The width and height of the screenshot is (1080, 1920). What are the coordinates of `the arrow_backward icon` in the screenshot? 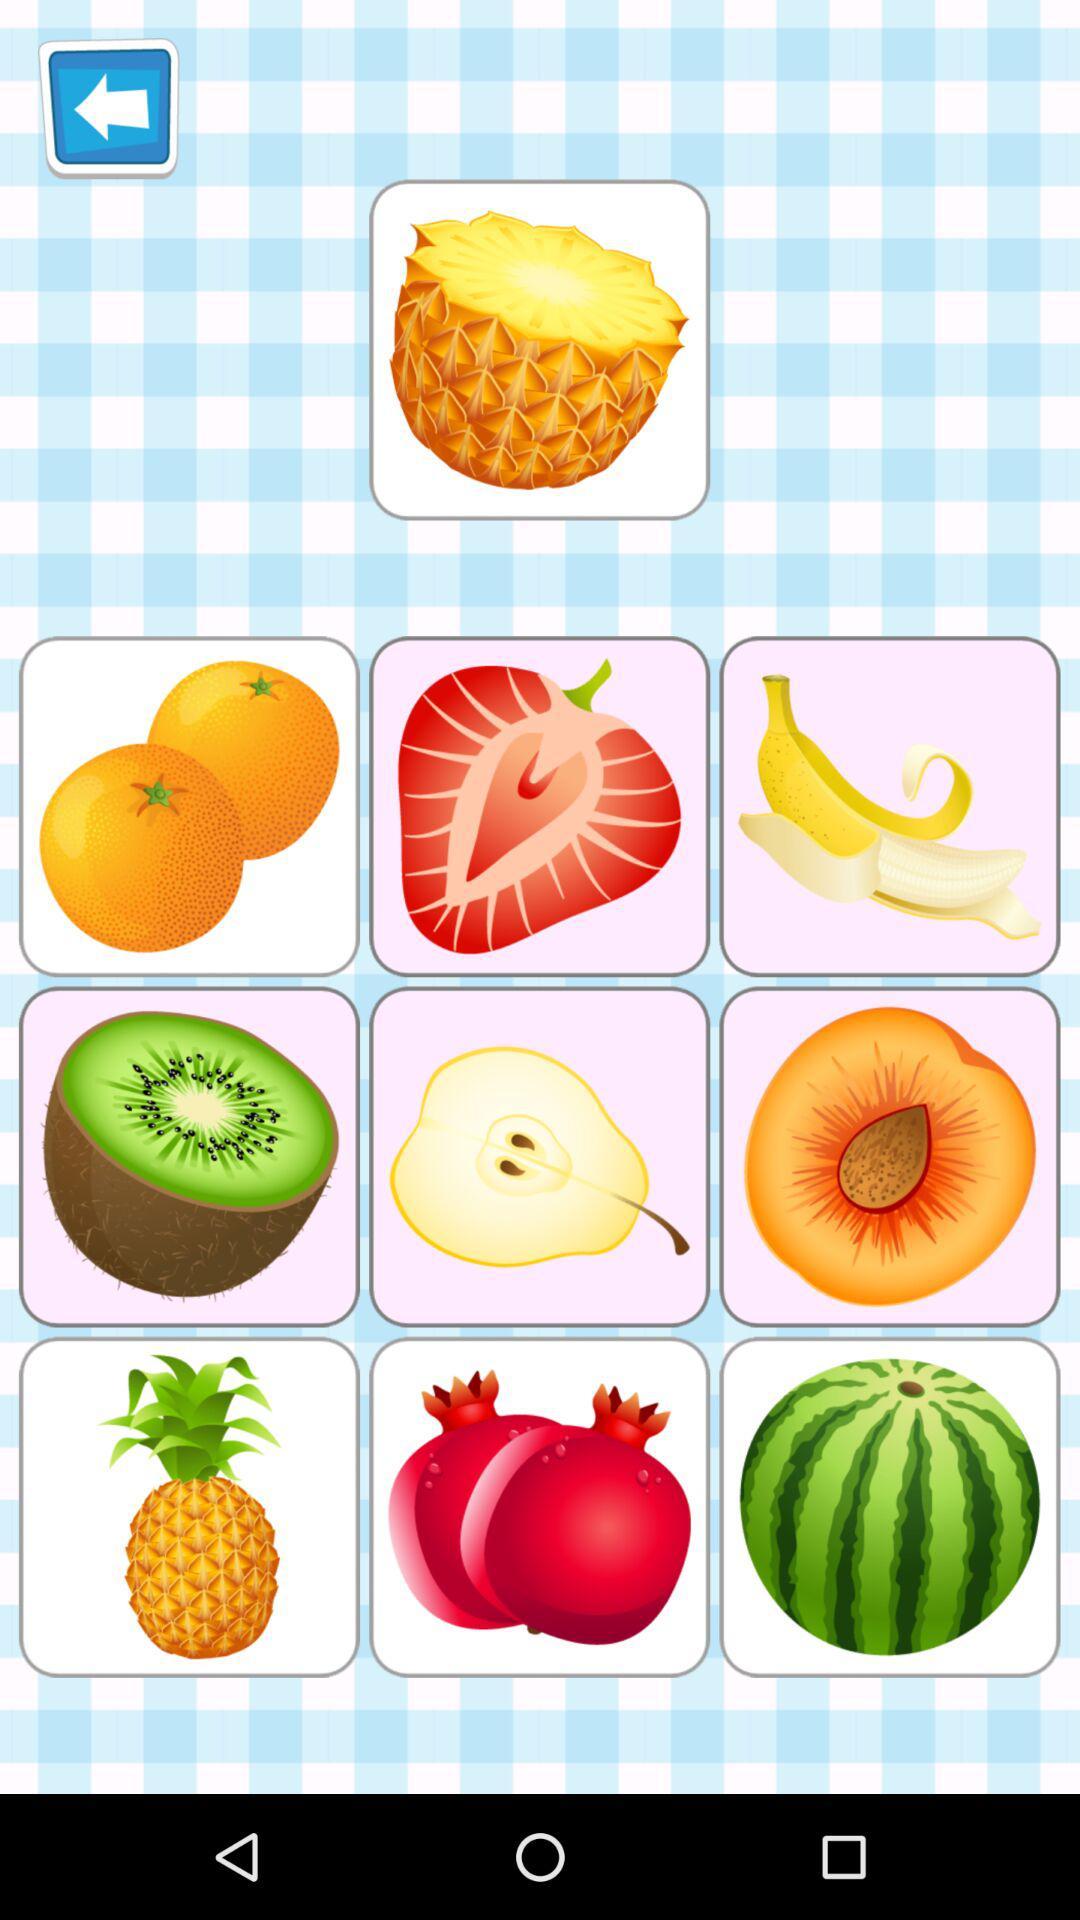 It's located at (108, 115).